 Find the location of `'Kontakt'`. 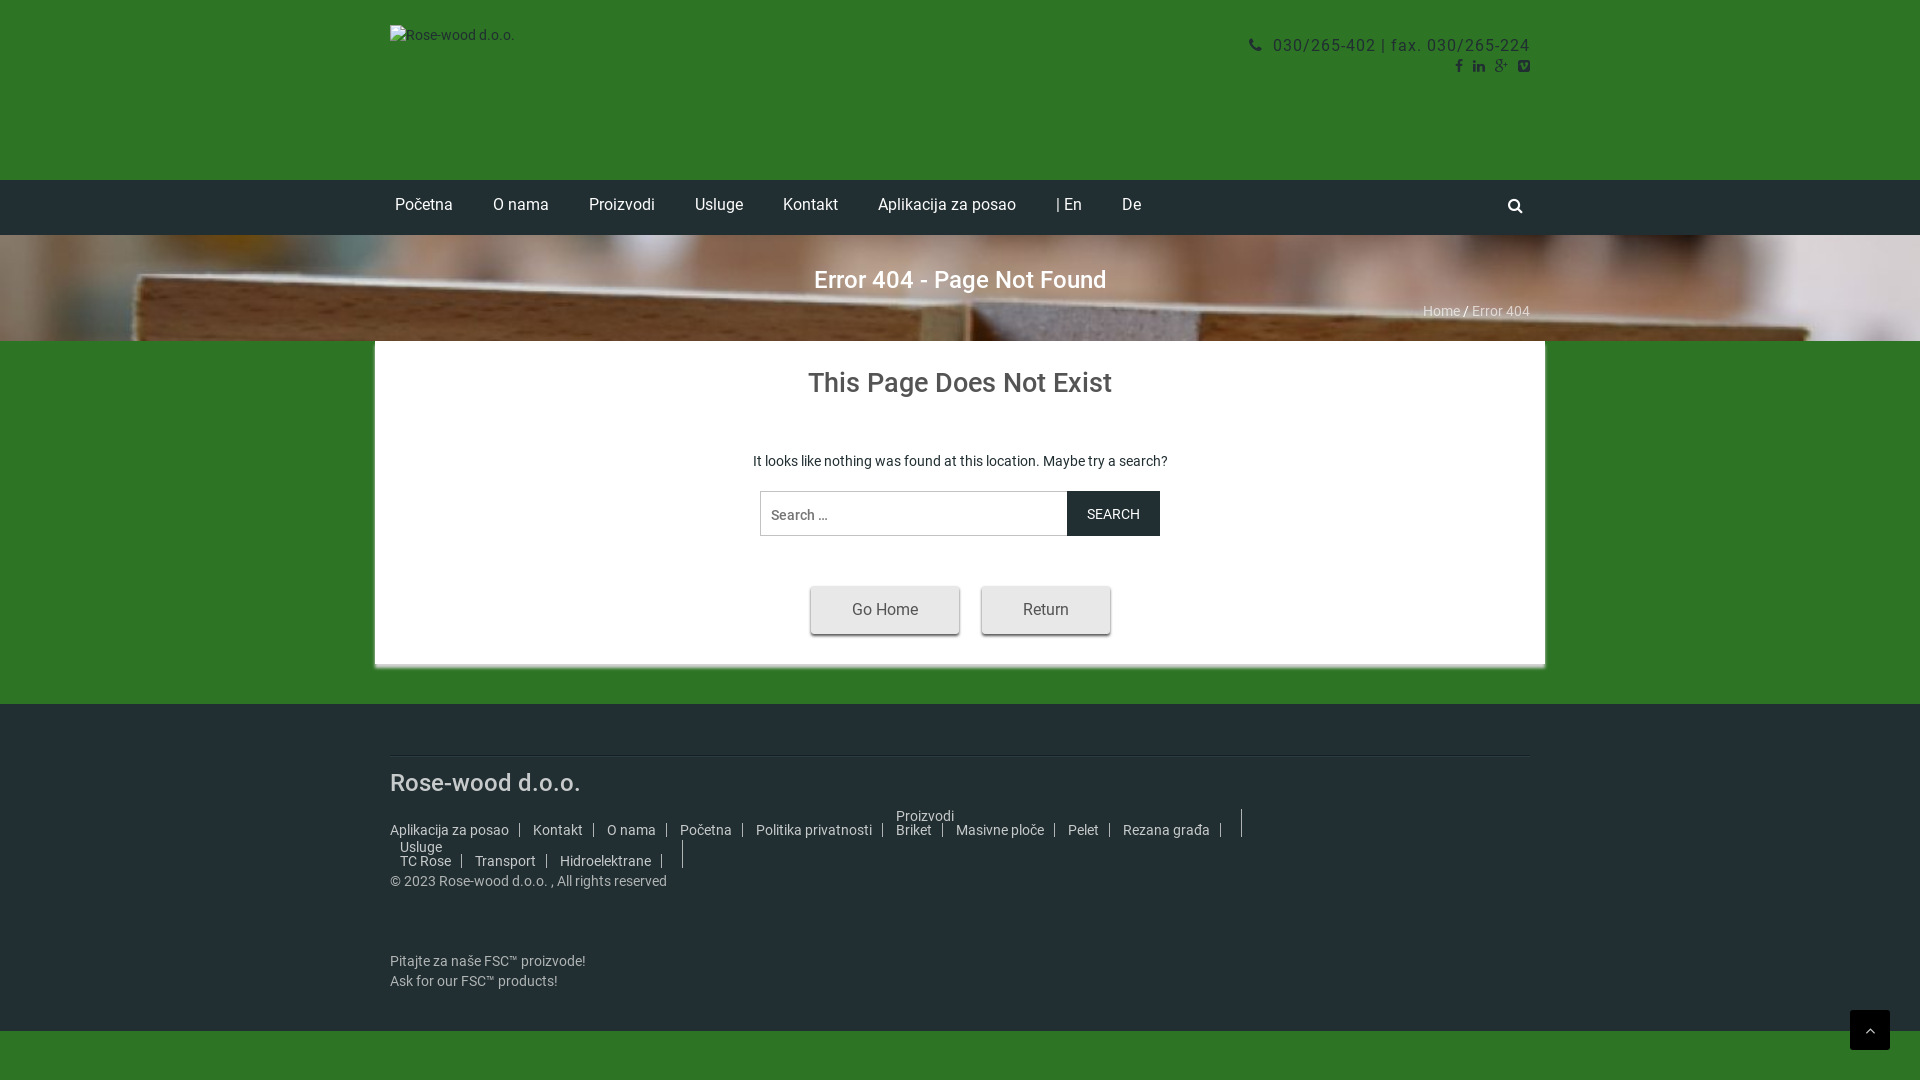

'Kontakt' is located at coordinates (532, 829).